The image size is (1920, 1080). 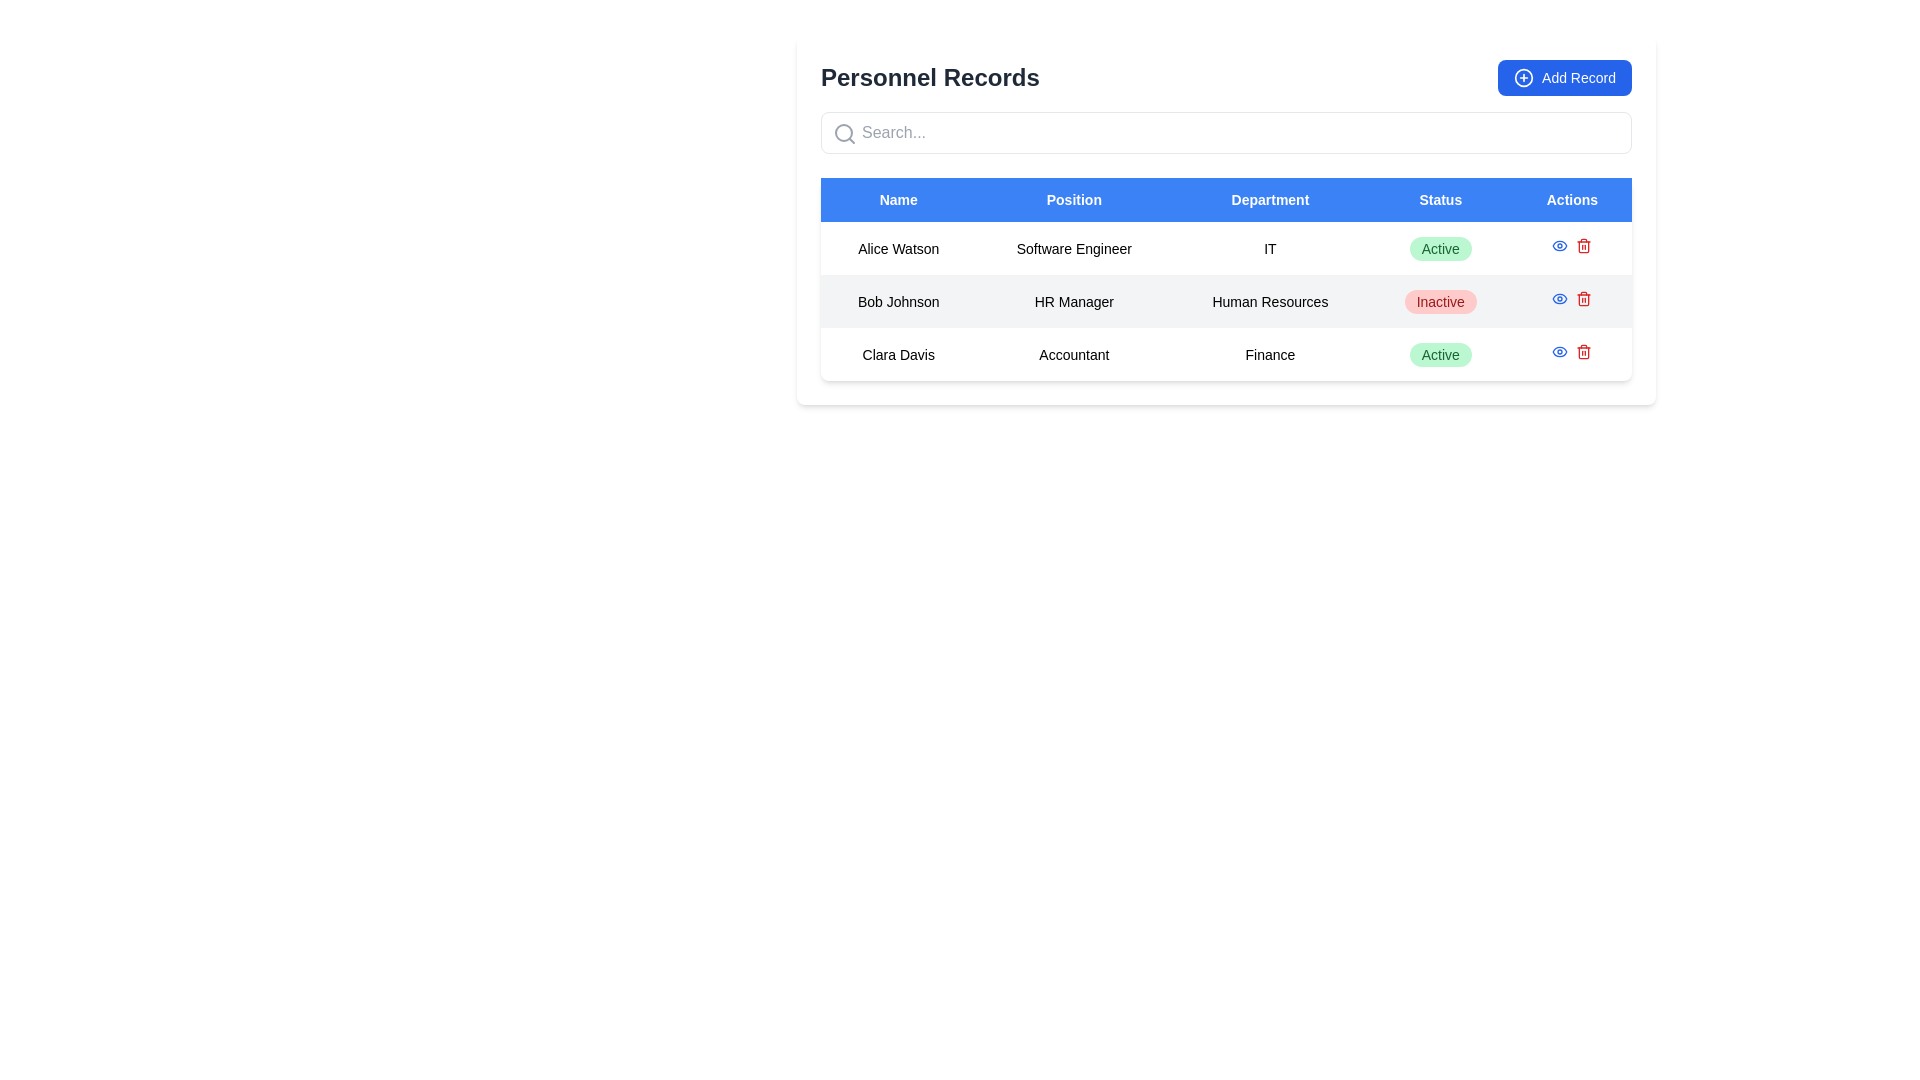 I want to click on the fourth header element of the table, which indicates the status information for each row, located between the 'Department' and 'Actions' headers, so click(x=1440, y=200).